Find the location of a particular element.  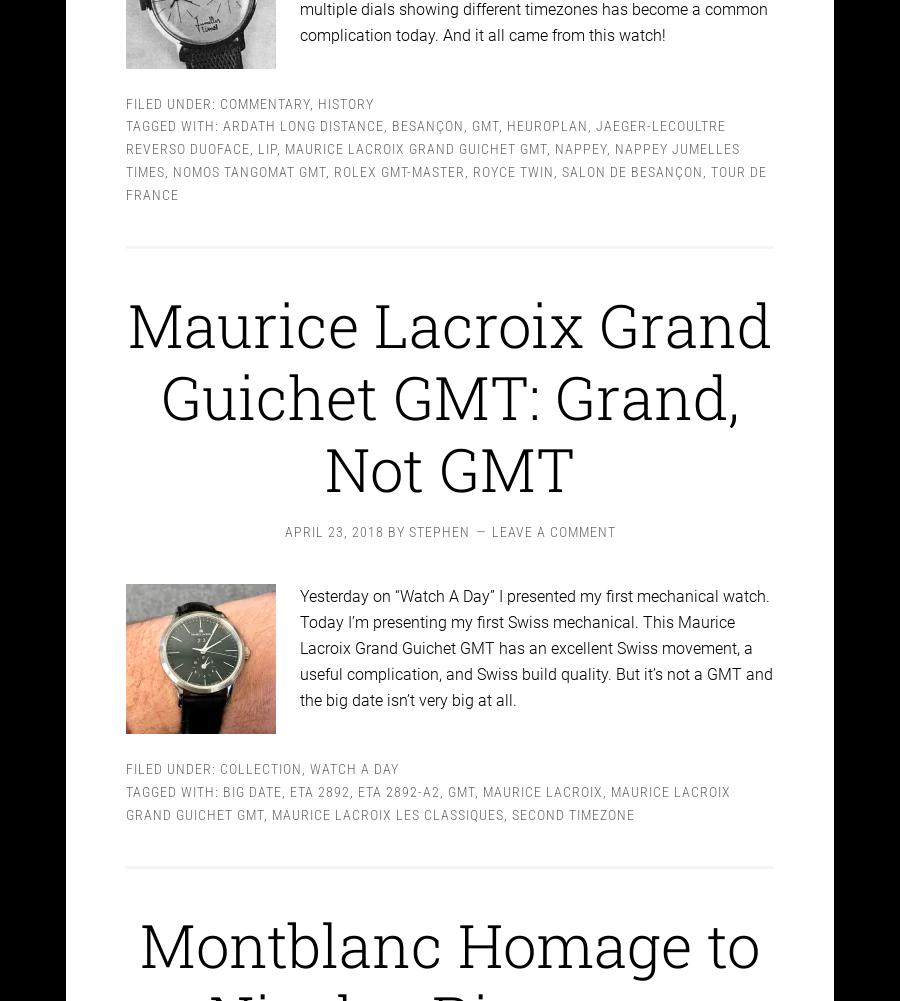

'Ardath Long Distance' is located at coordinates (302, 108).